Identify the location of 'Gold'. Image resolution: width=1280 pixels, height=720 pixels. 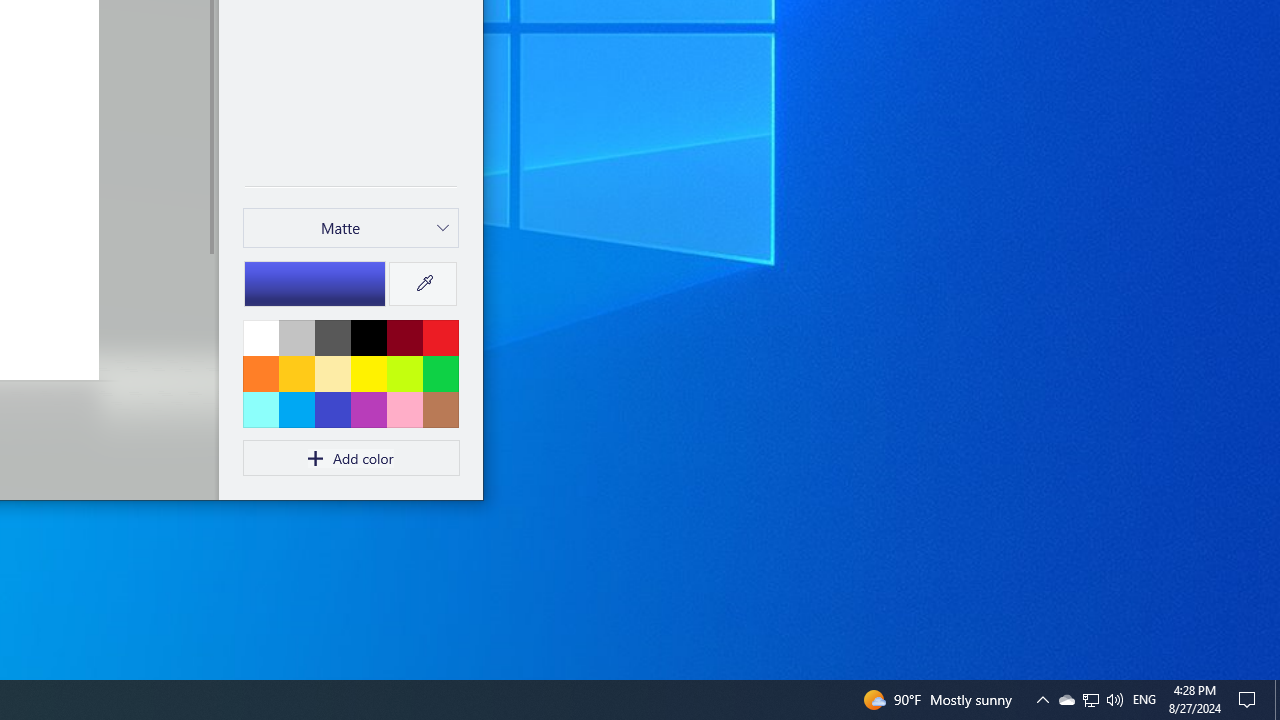
(295, 373).